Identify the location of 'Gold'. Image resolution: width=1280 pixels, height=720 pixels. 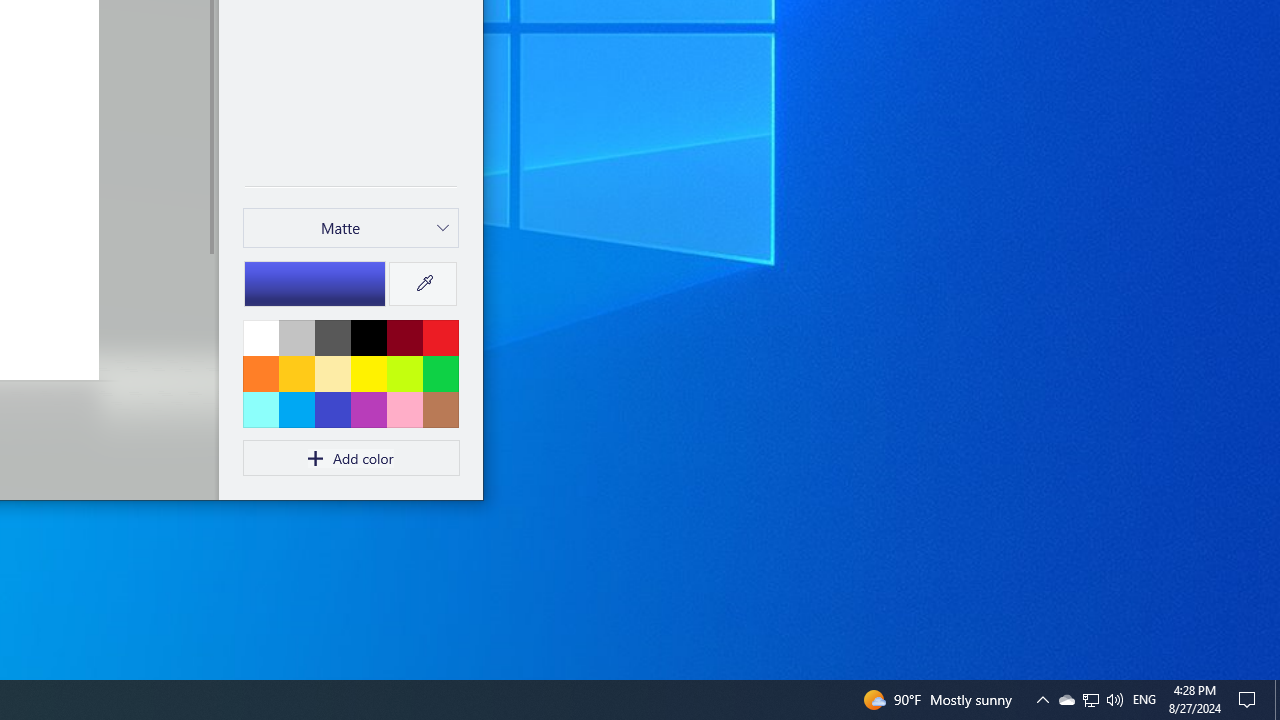
(295, 373).